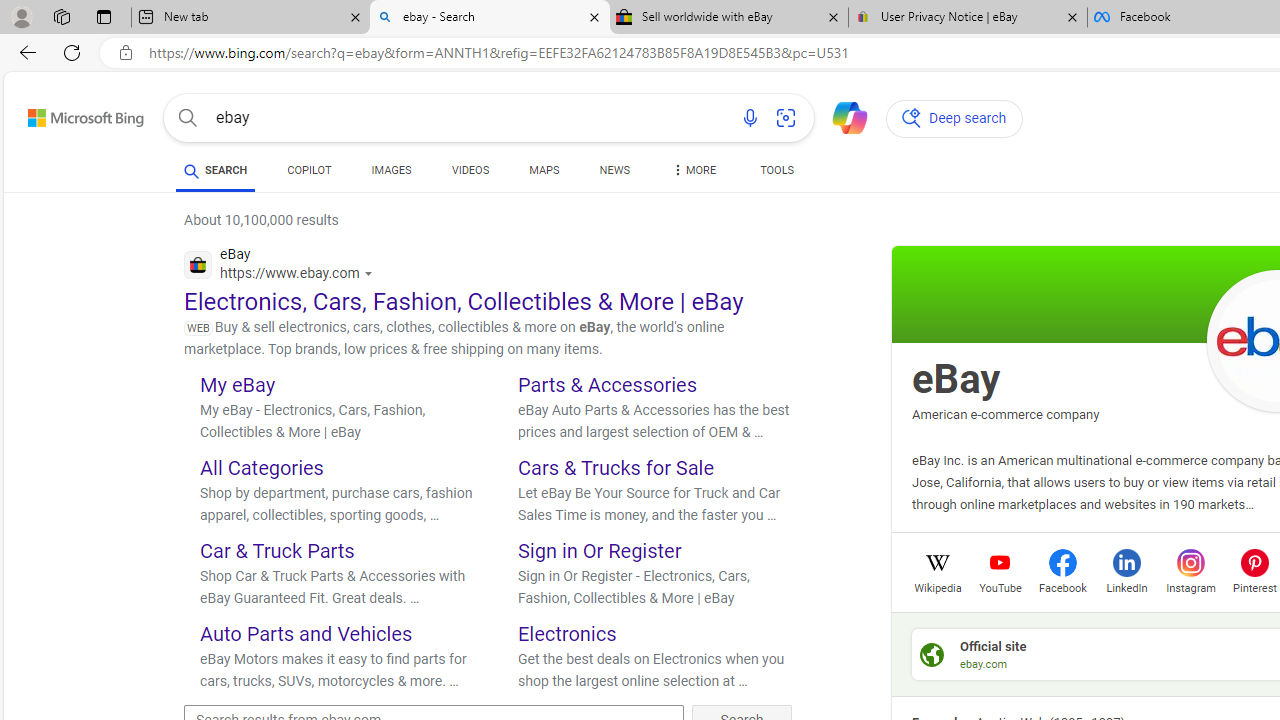  I want to click on 'Skip to content', so click(64, 111).